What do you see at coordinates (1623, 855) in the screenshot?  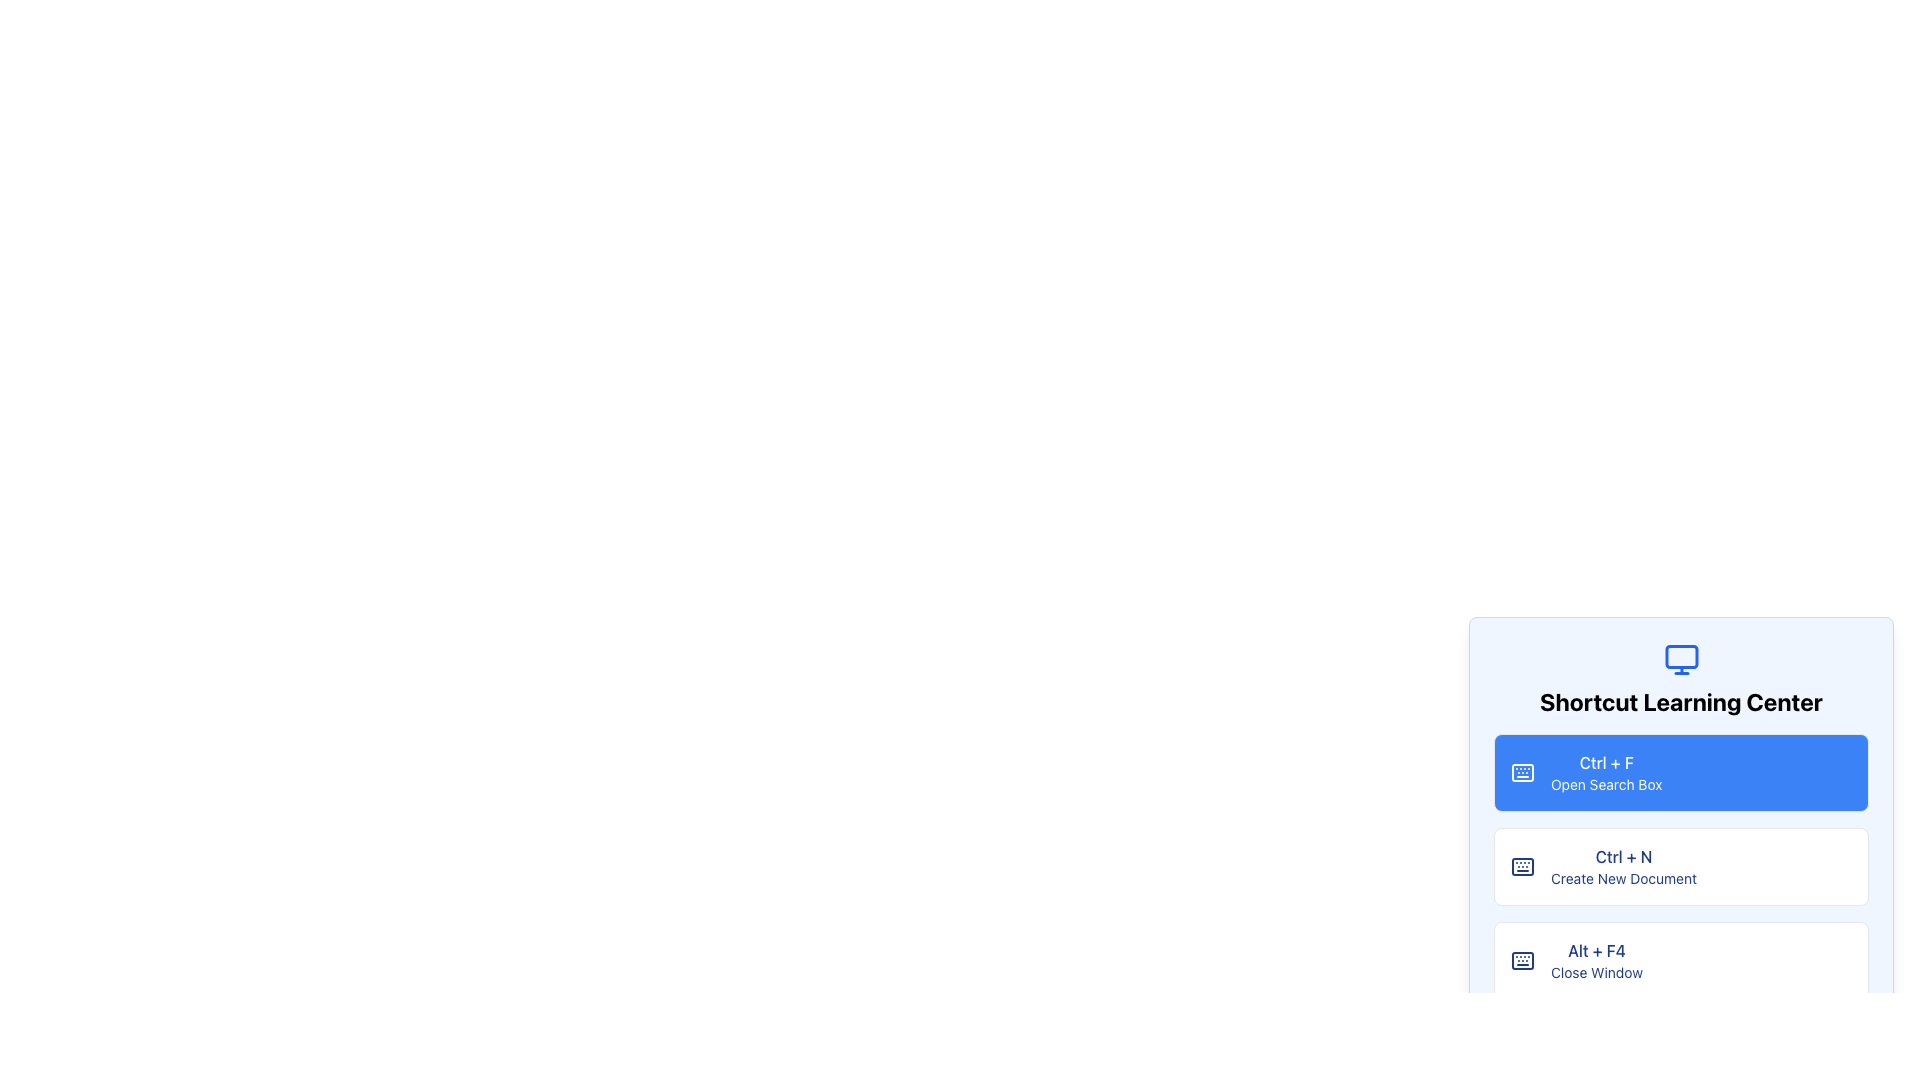 I see `the text label 'Ctrl + N' which is styled in medium font weight and appears in blue color, located above the descriptor text 'Create New Document' in the Shortcut Learning Center` at bounding box center [1623, 855].